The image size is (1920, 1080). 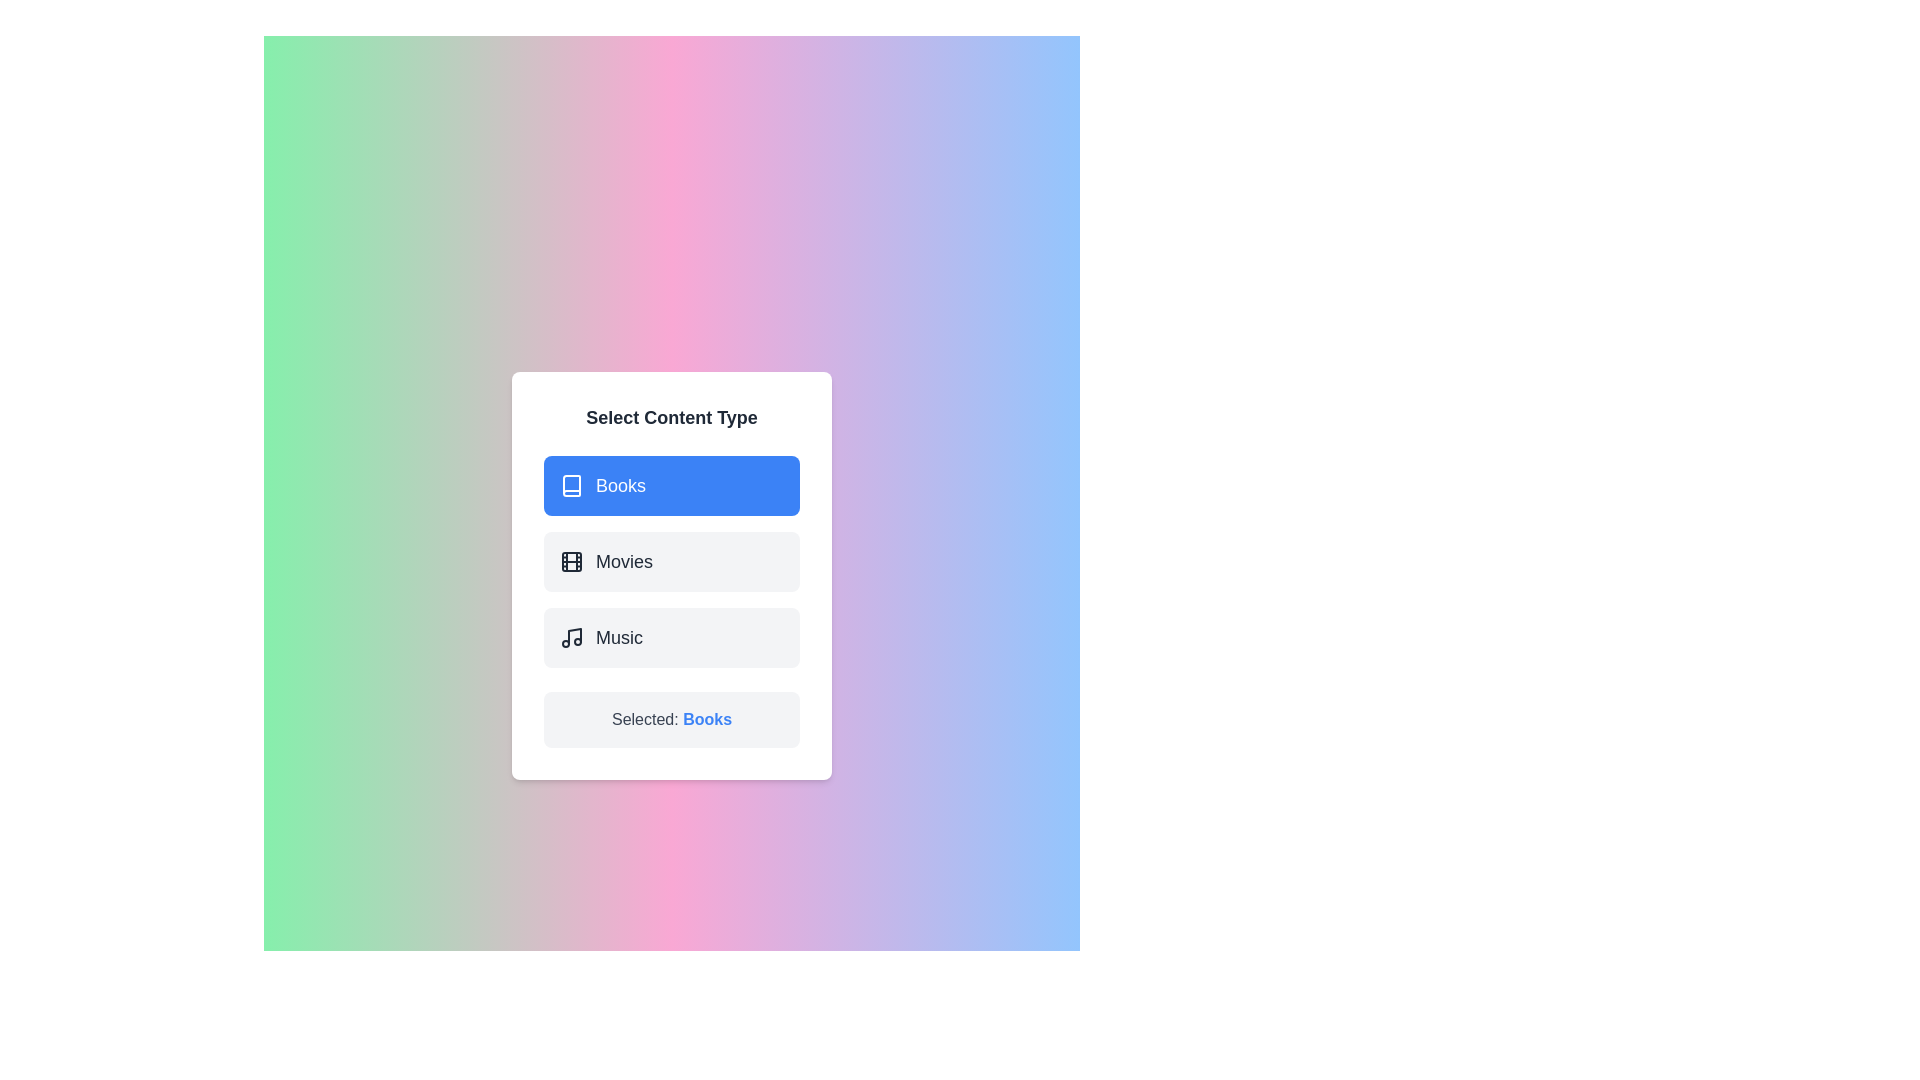 I want to click on the button, so click(x=672, y=637).